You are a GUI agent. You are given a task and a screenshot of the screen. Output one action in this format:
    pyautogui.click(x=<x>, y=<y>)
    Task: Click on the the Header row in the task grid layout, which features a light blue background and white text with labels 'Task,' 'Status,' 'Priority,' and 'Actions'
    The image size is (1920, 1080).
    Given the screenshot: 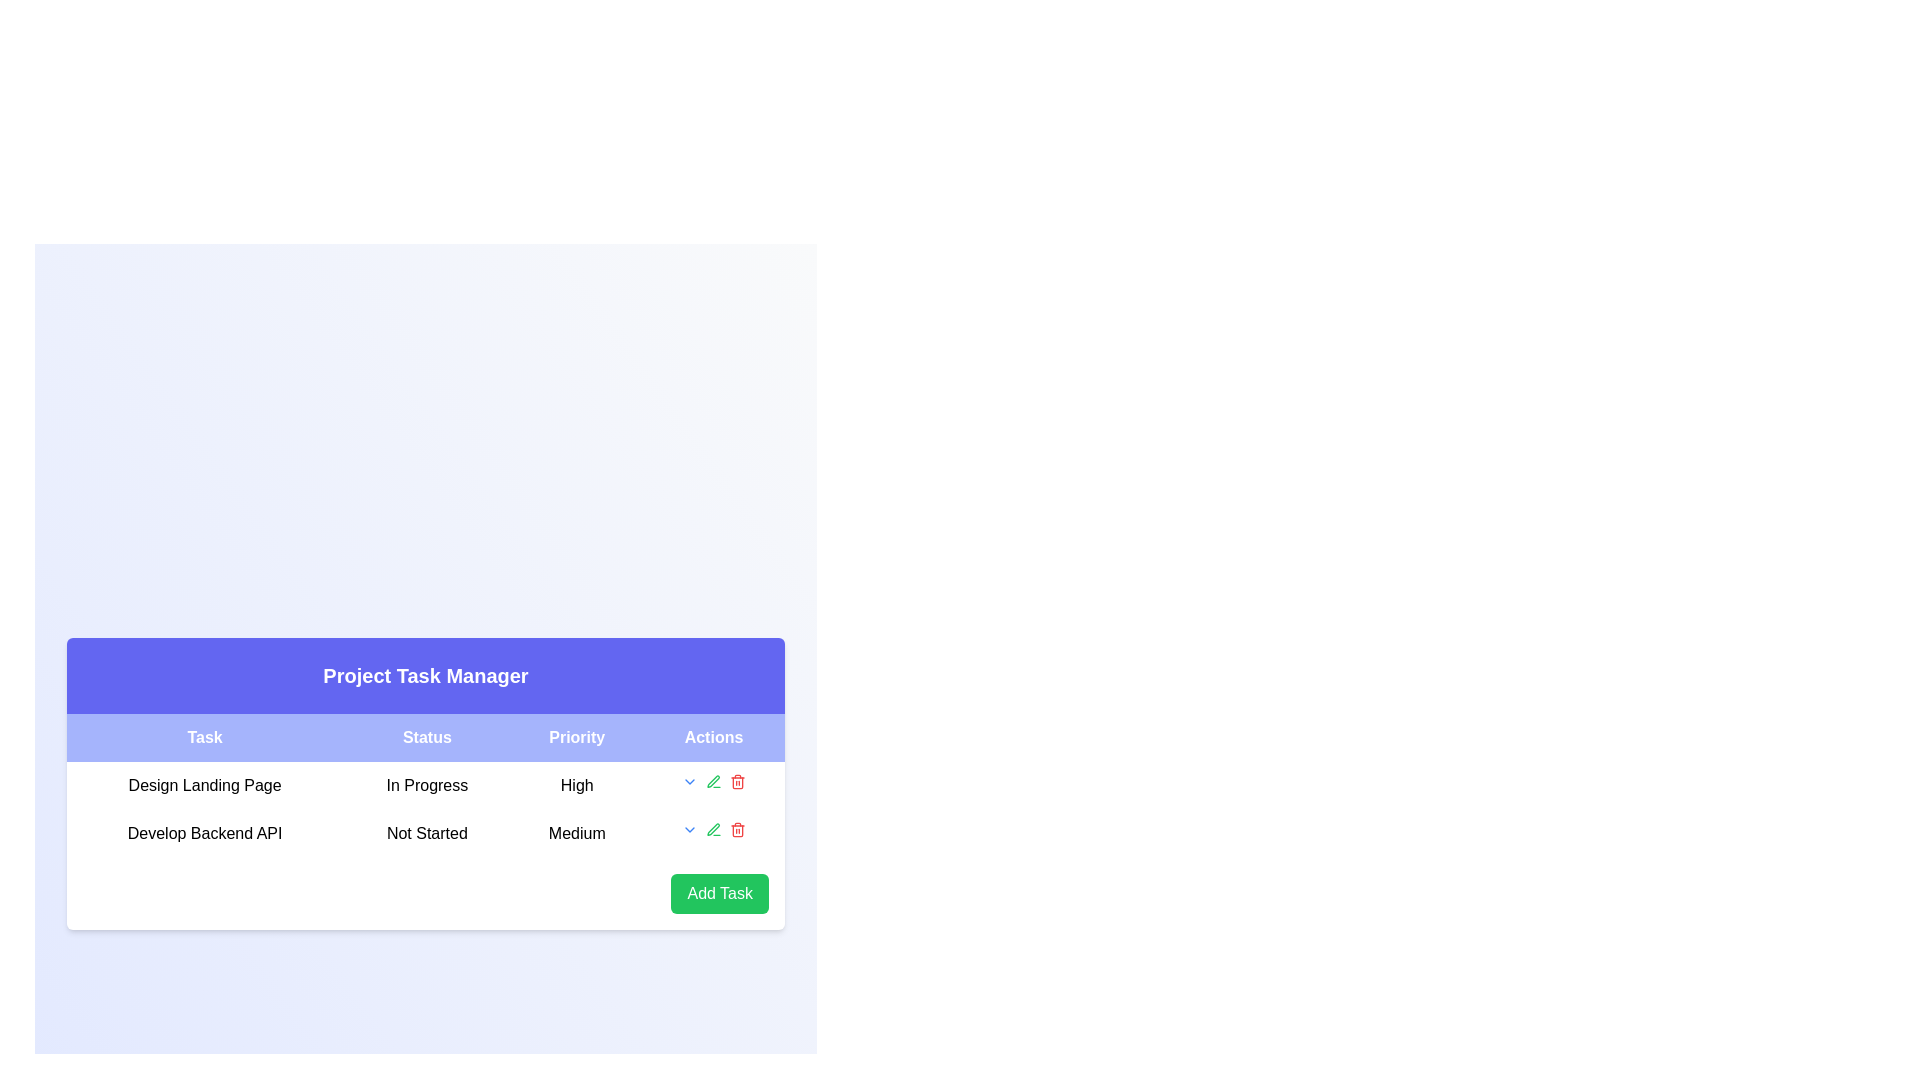 What is the action you would take?
    pyautogui.click(x=425, y=737)
    